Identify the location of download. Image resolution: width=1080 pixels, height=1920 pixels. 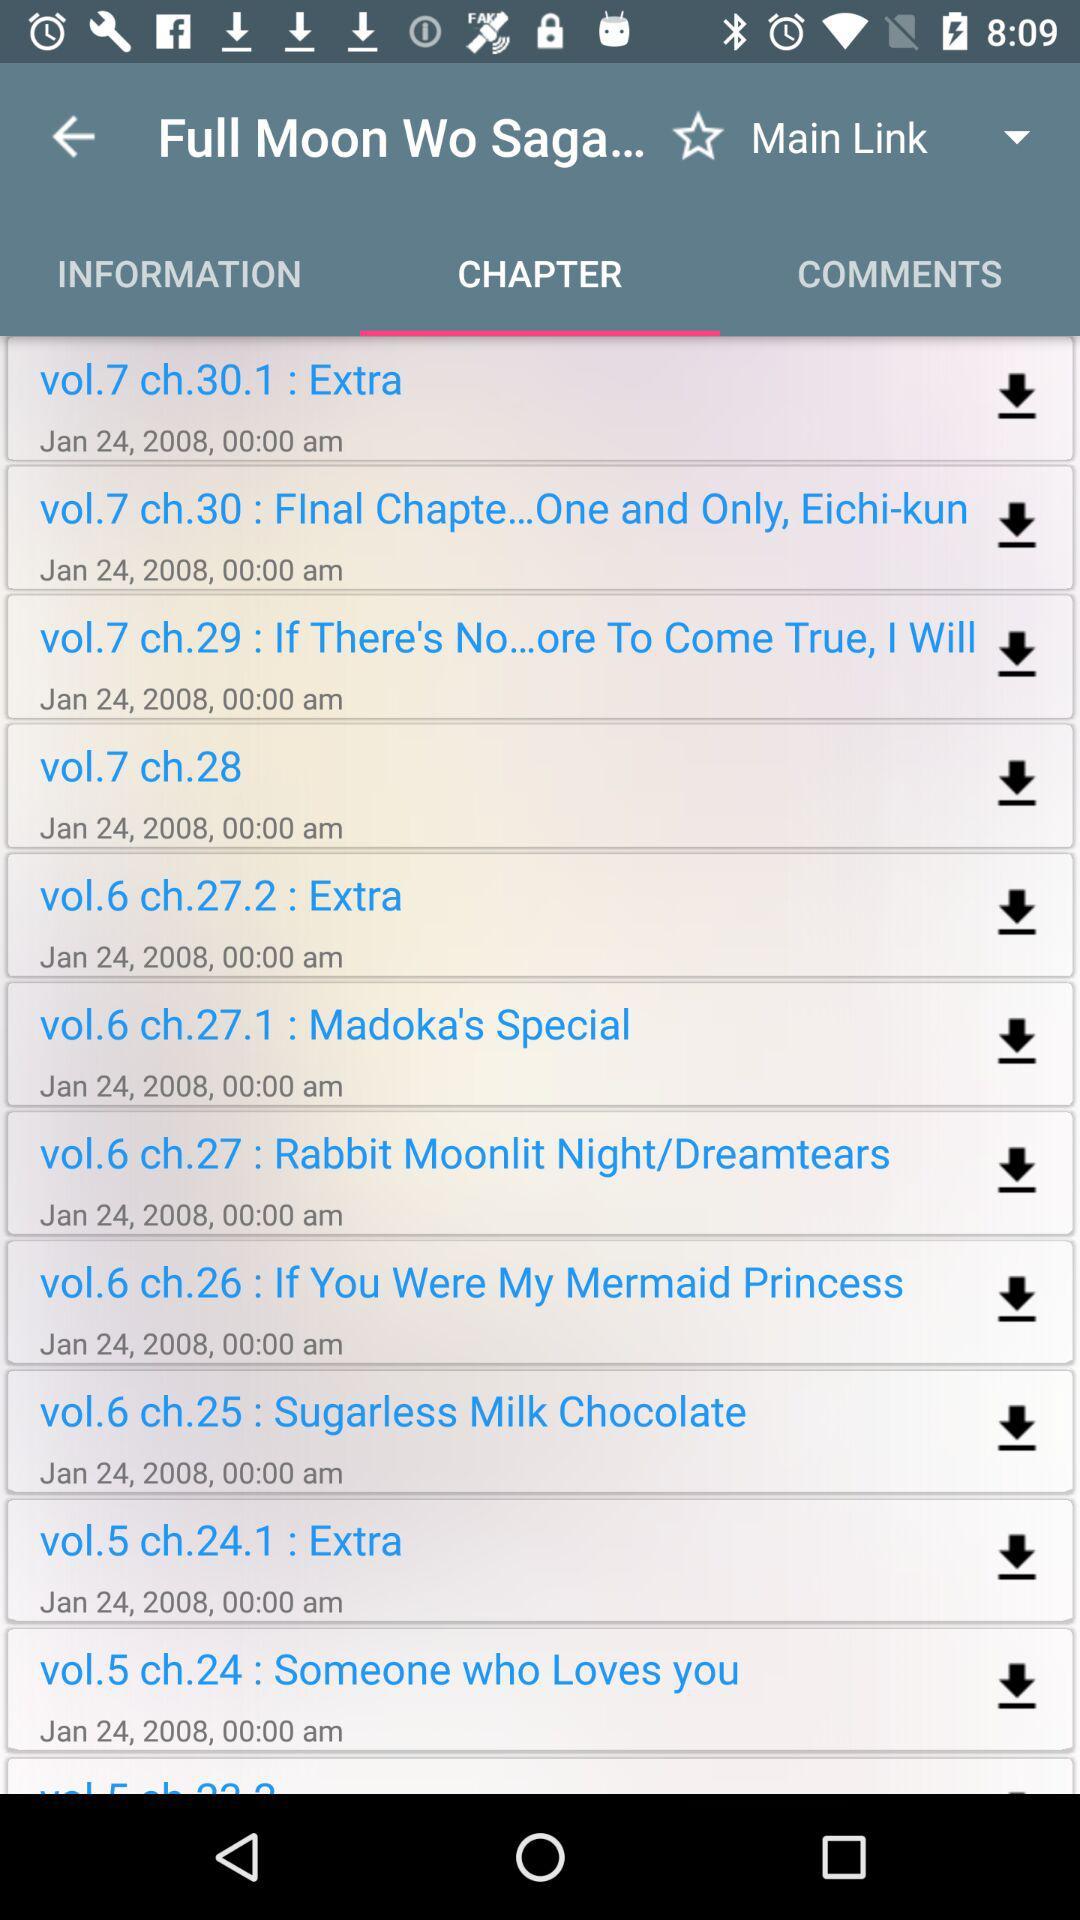
(1017, 783).